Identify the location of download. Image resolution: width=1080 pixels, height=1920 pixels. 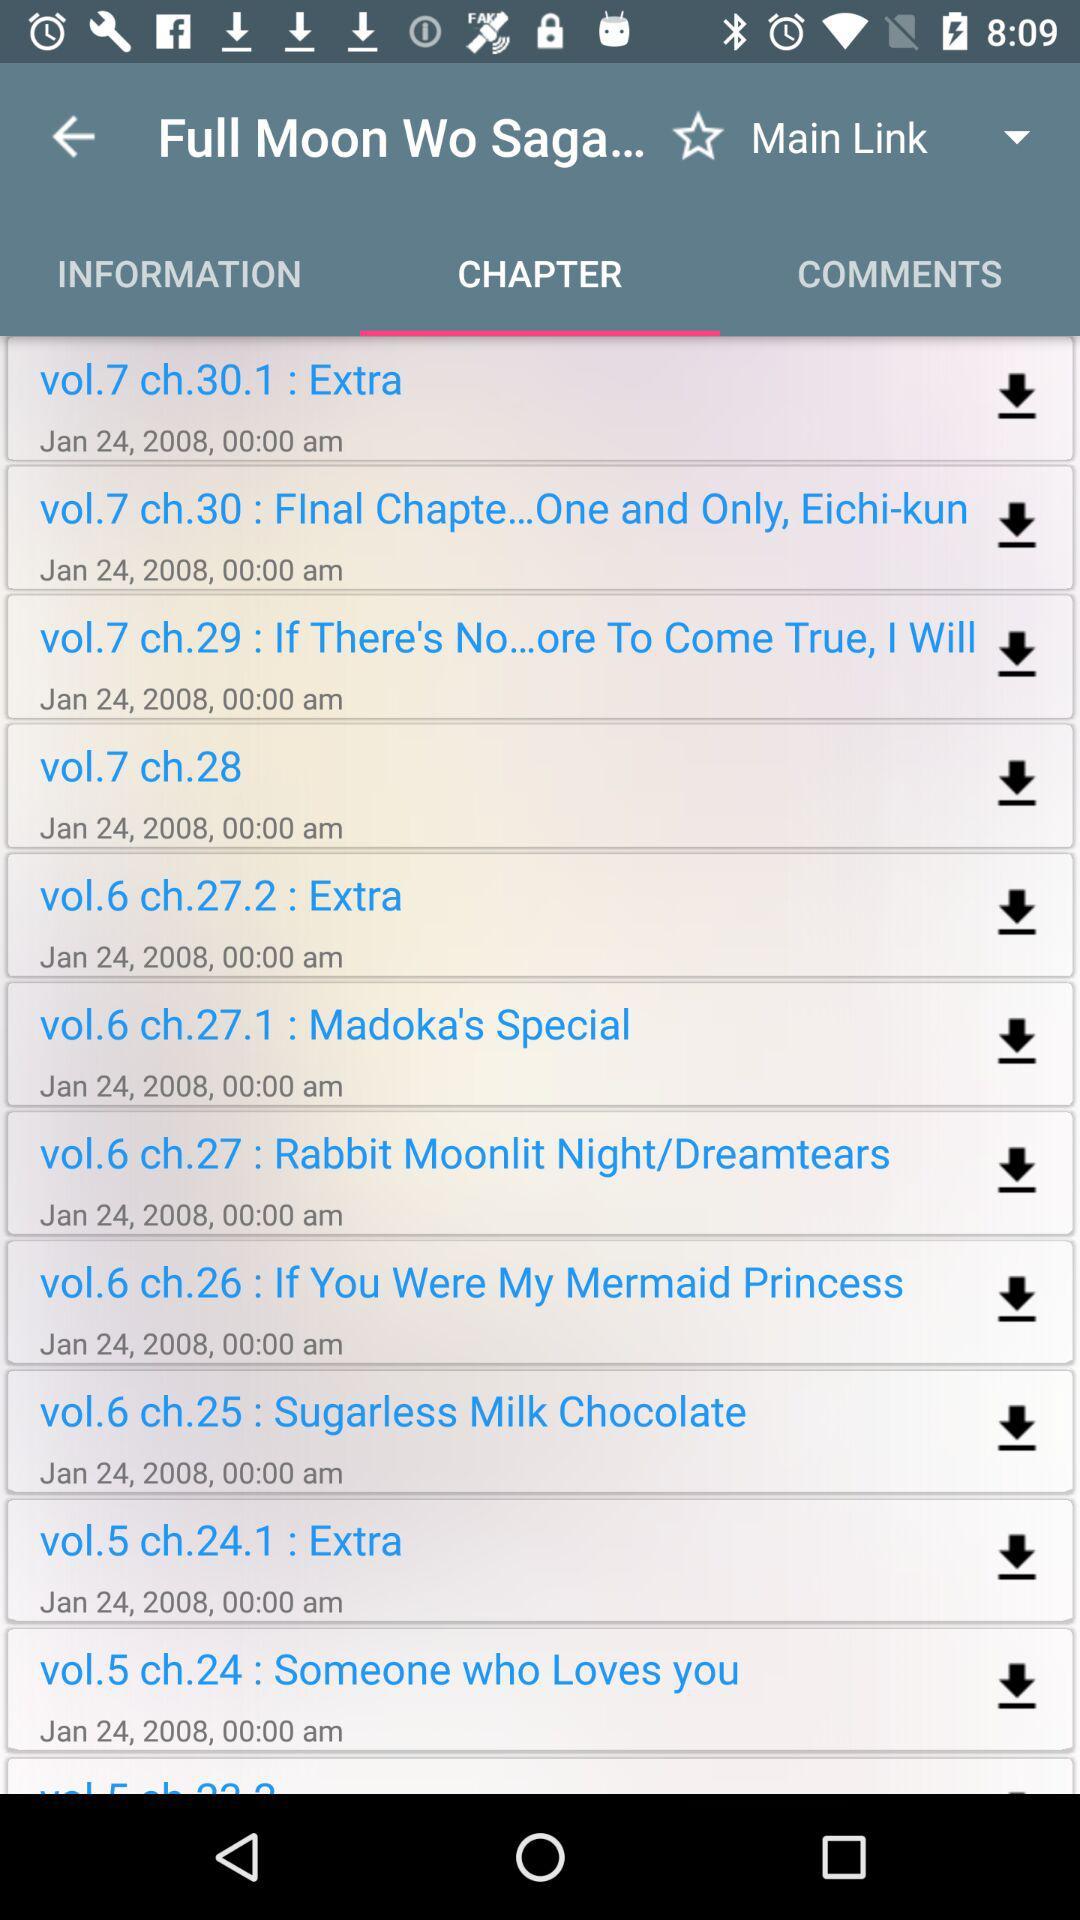
(1017, 783).